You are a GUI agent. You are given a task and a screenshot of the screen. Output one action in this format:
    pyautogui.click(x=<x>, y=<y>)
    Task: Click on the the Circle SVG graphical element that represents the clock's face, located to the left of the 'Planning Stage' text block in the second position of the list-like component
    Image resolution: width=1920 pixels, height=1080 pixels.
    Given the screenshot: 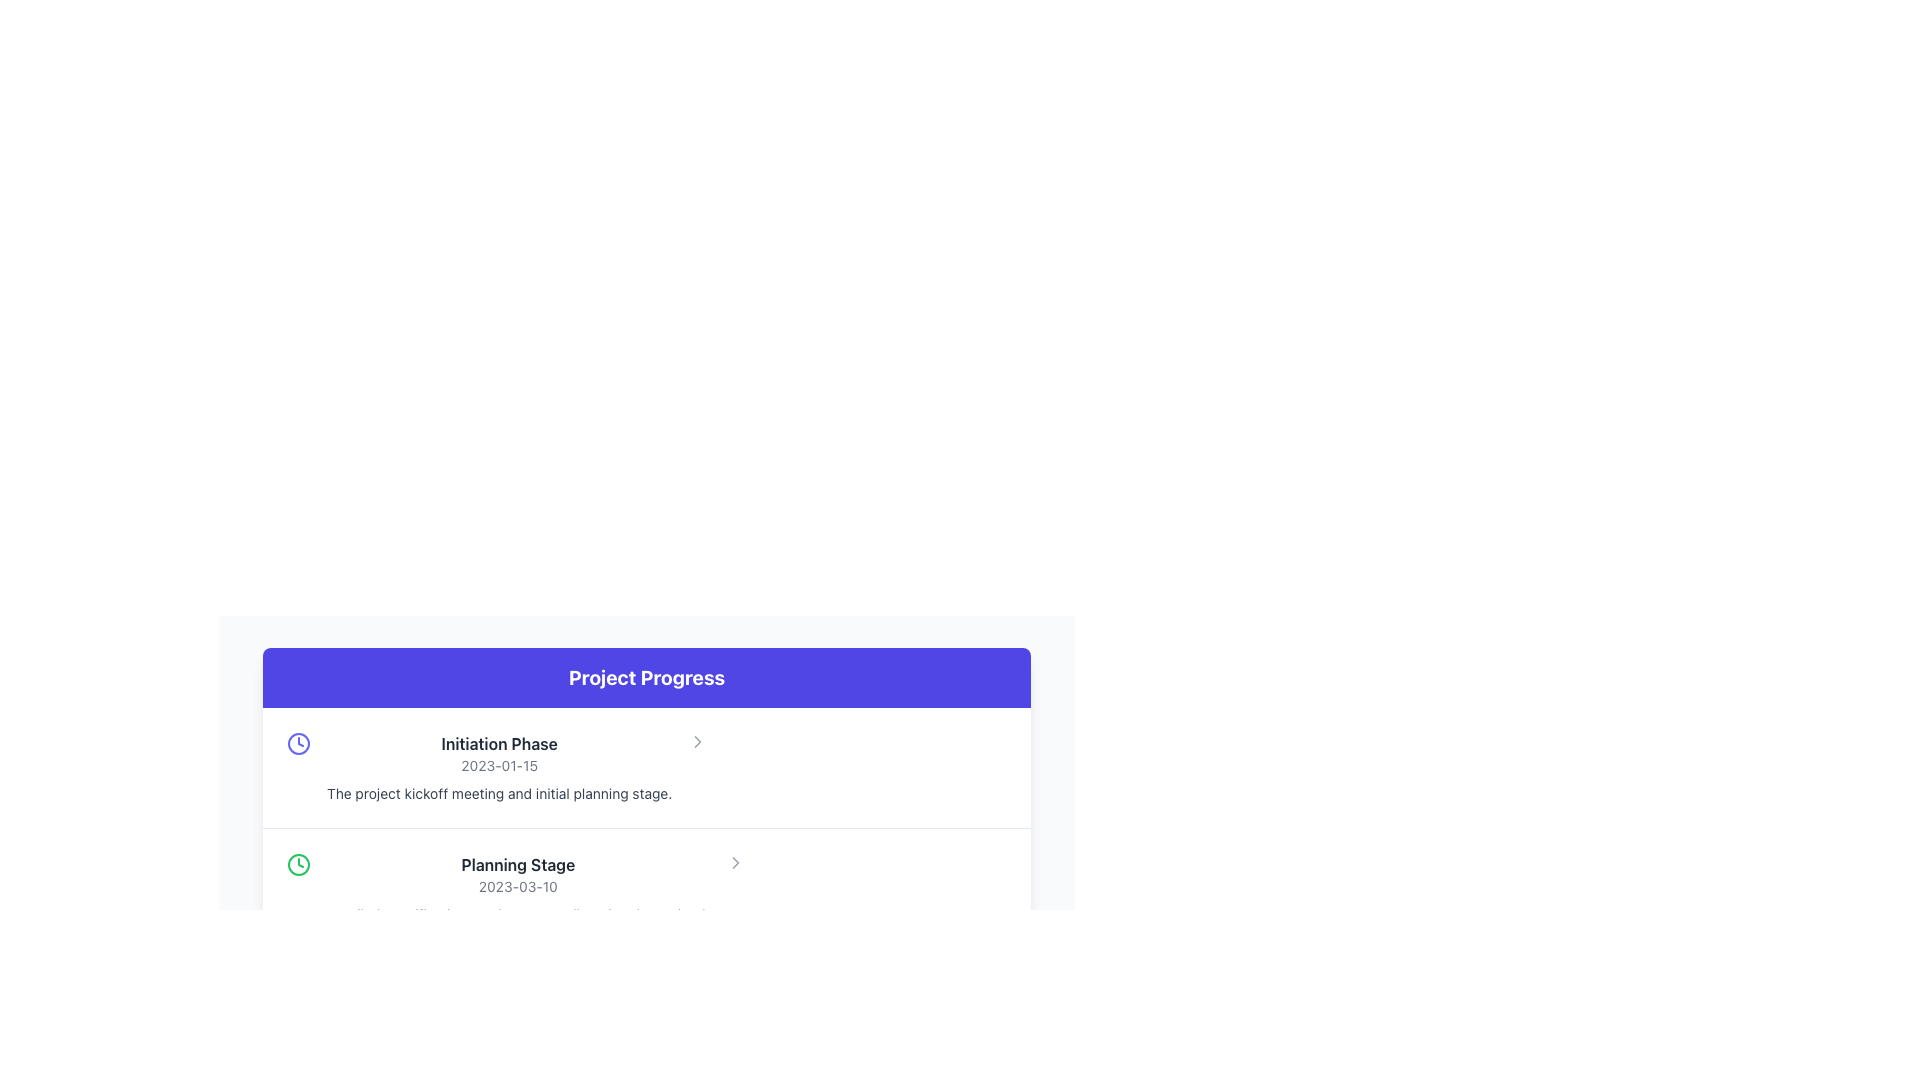 What is the action you would take?
    pyautogui.click(x=297, y=863)
    